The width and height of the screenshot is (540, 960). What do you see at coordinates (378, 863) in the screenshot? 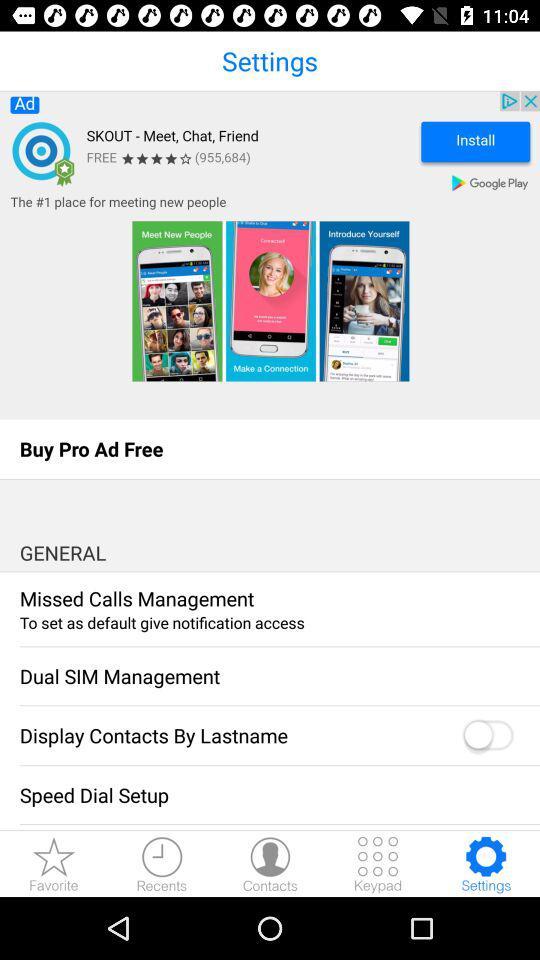
I see `keypad` at bounding box center [378, 863].